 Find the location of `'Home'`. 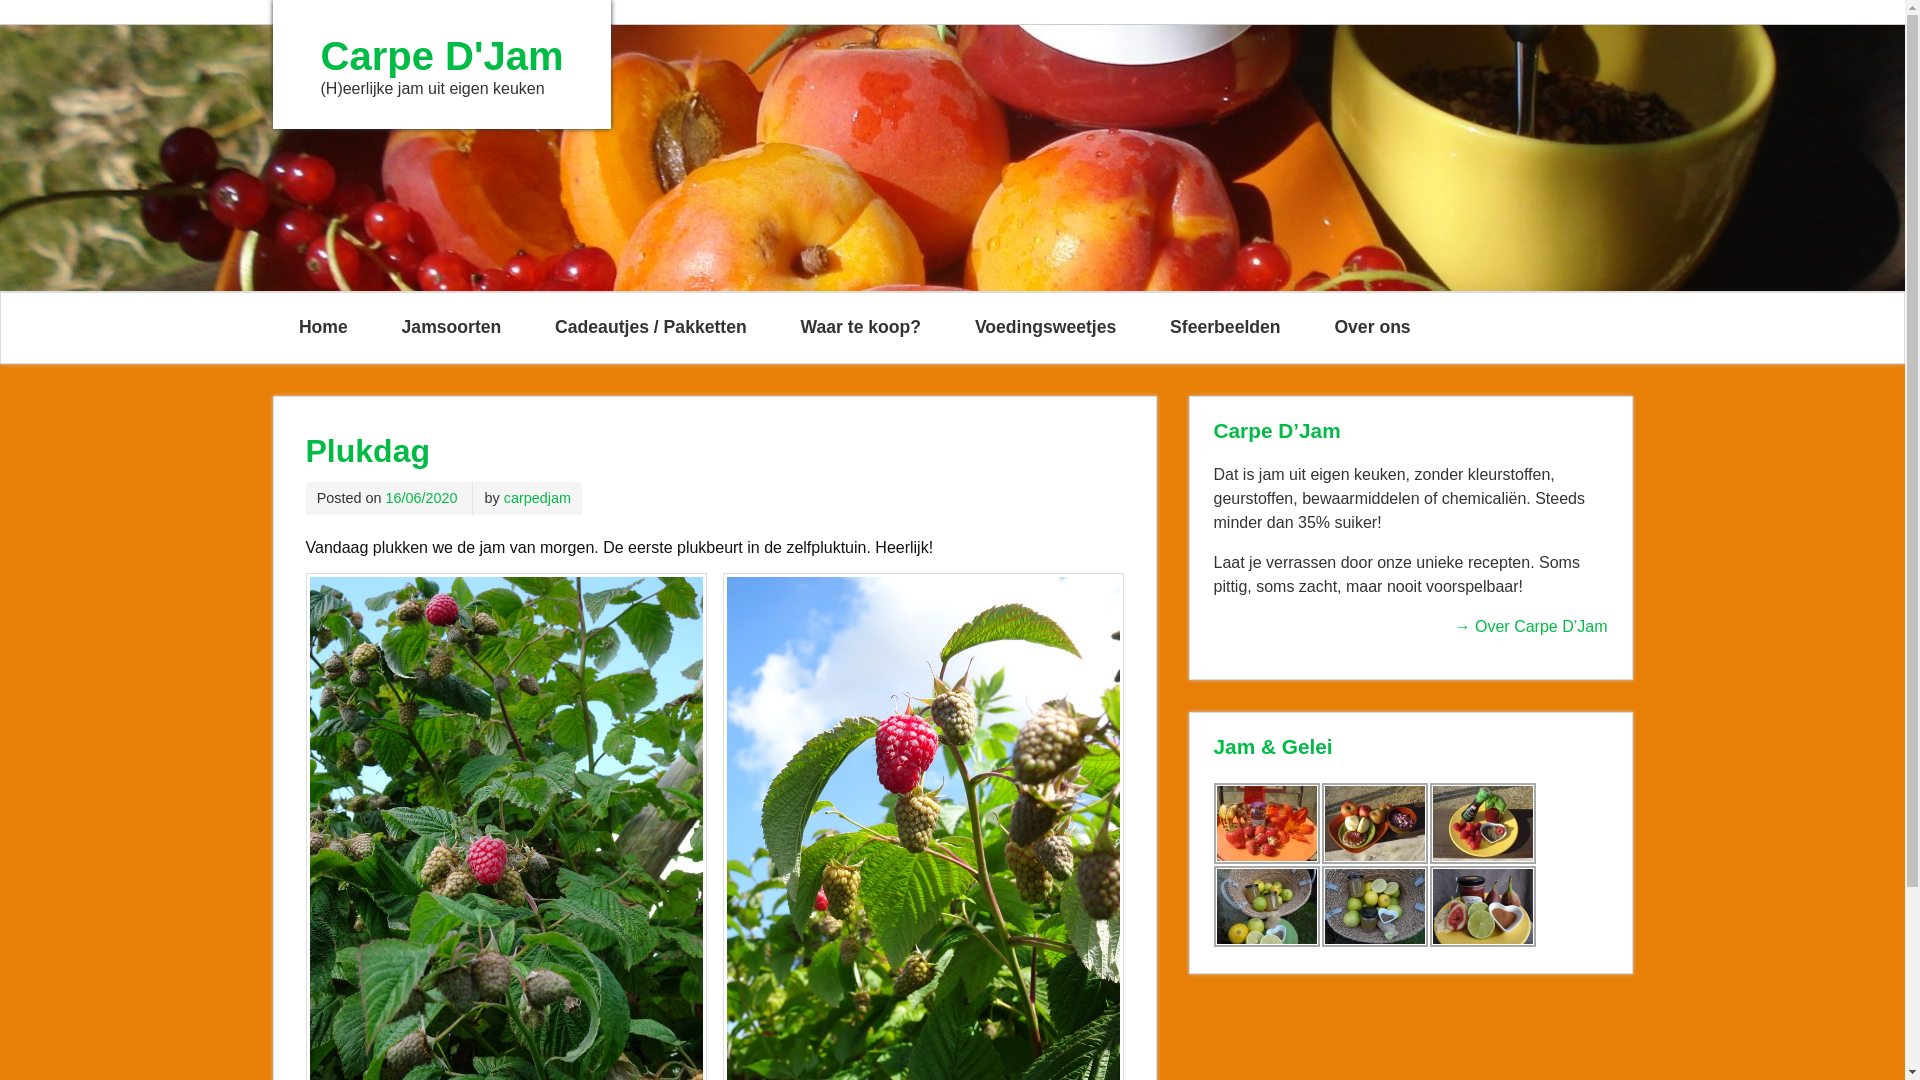

'Home' is located at coordinates (322, 326).